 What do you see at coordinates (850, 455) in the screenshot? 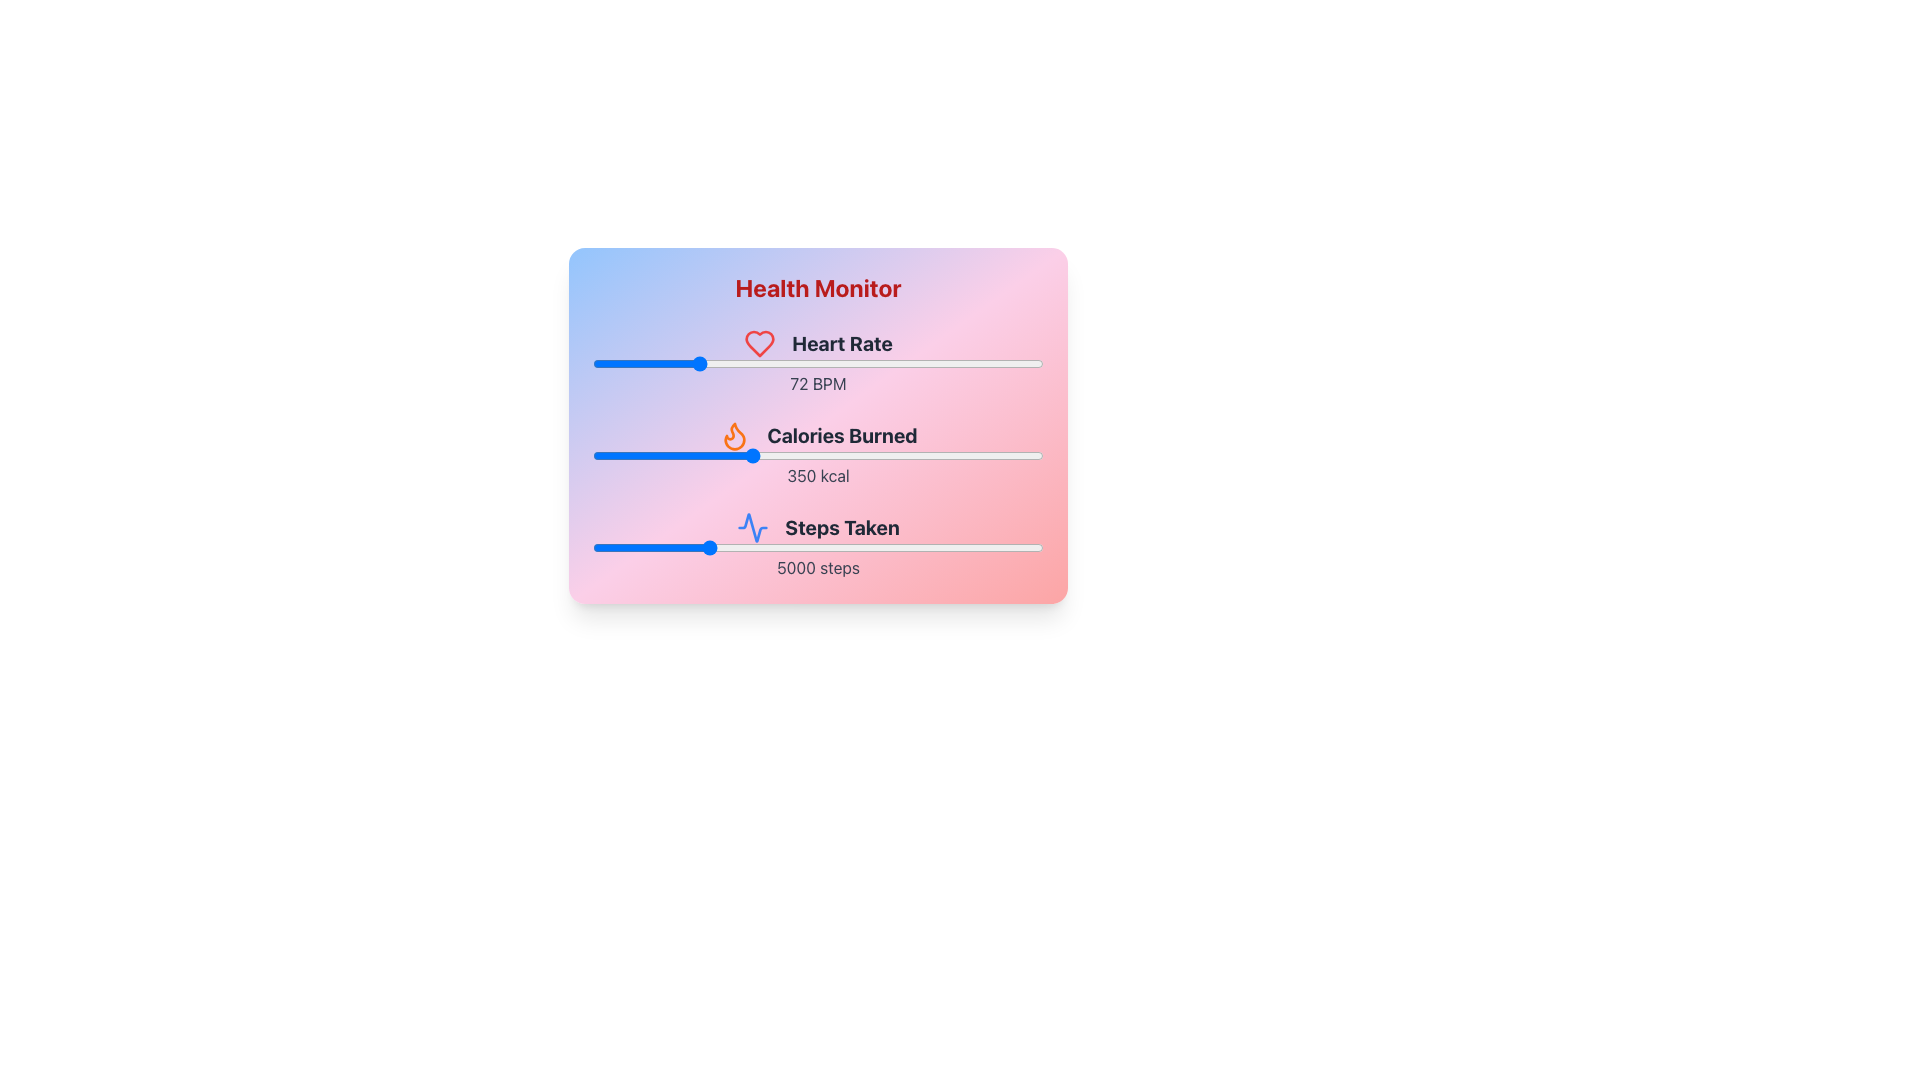
I see `the calories burned slider` at bounding box center [850, 455].